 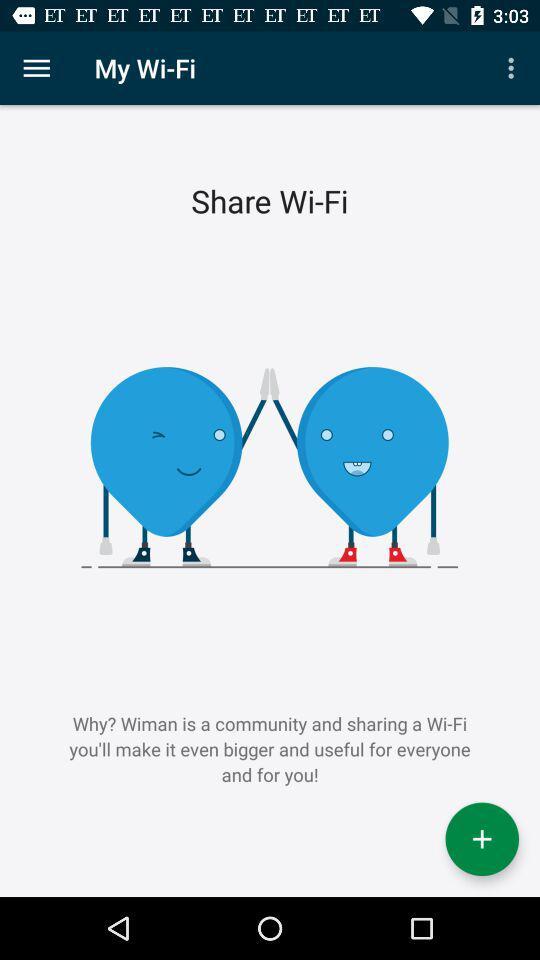 I want to click on the add icon, so click(x=481, y=839).